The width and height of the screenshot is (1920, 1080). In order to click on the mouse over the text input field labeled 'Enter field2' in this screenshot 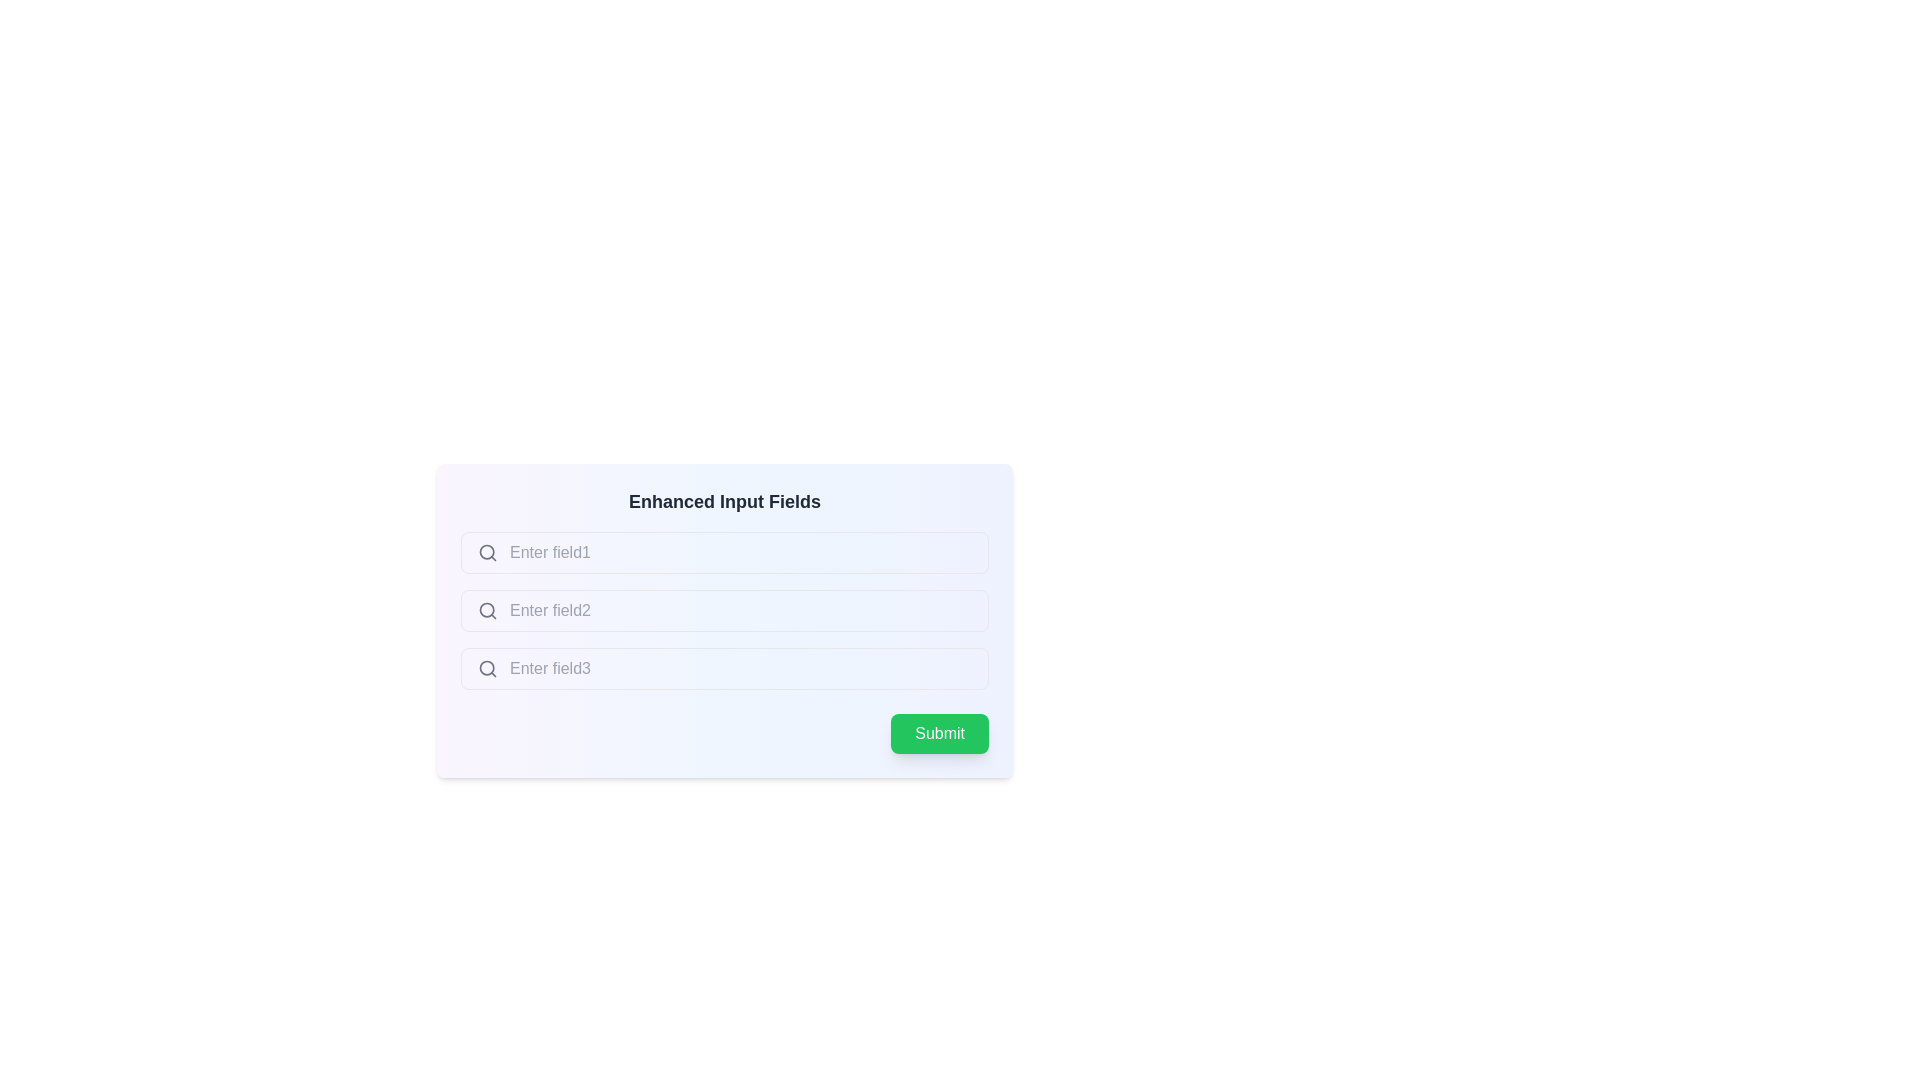, I will do `click(723, 609)`.